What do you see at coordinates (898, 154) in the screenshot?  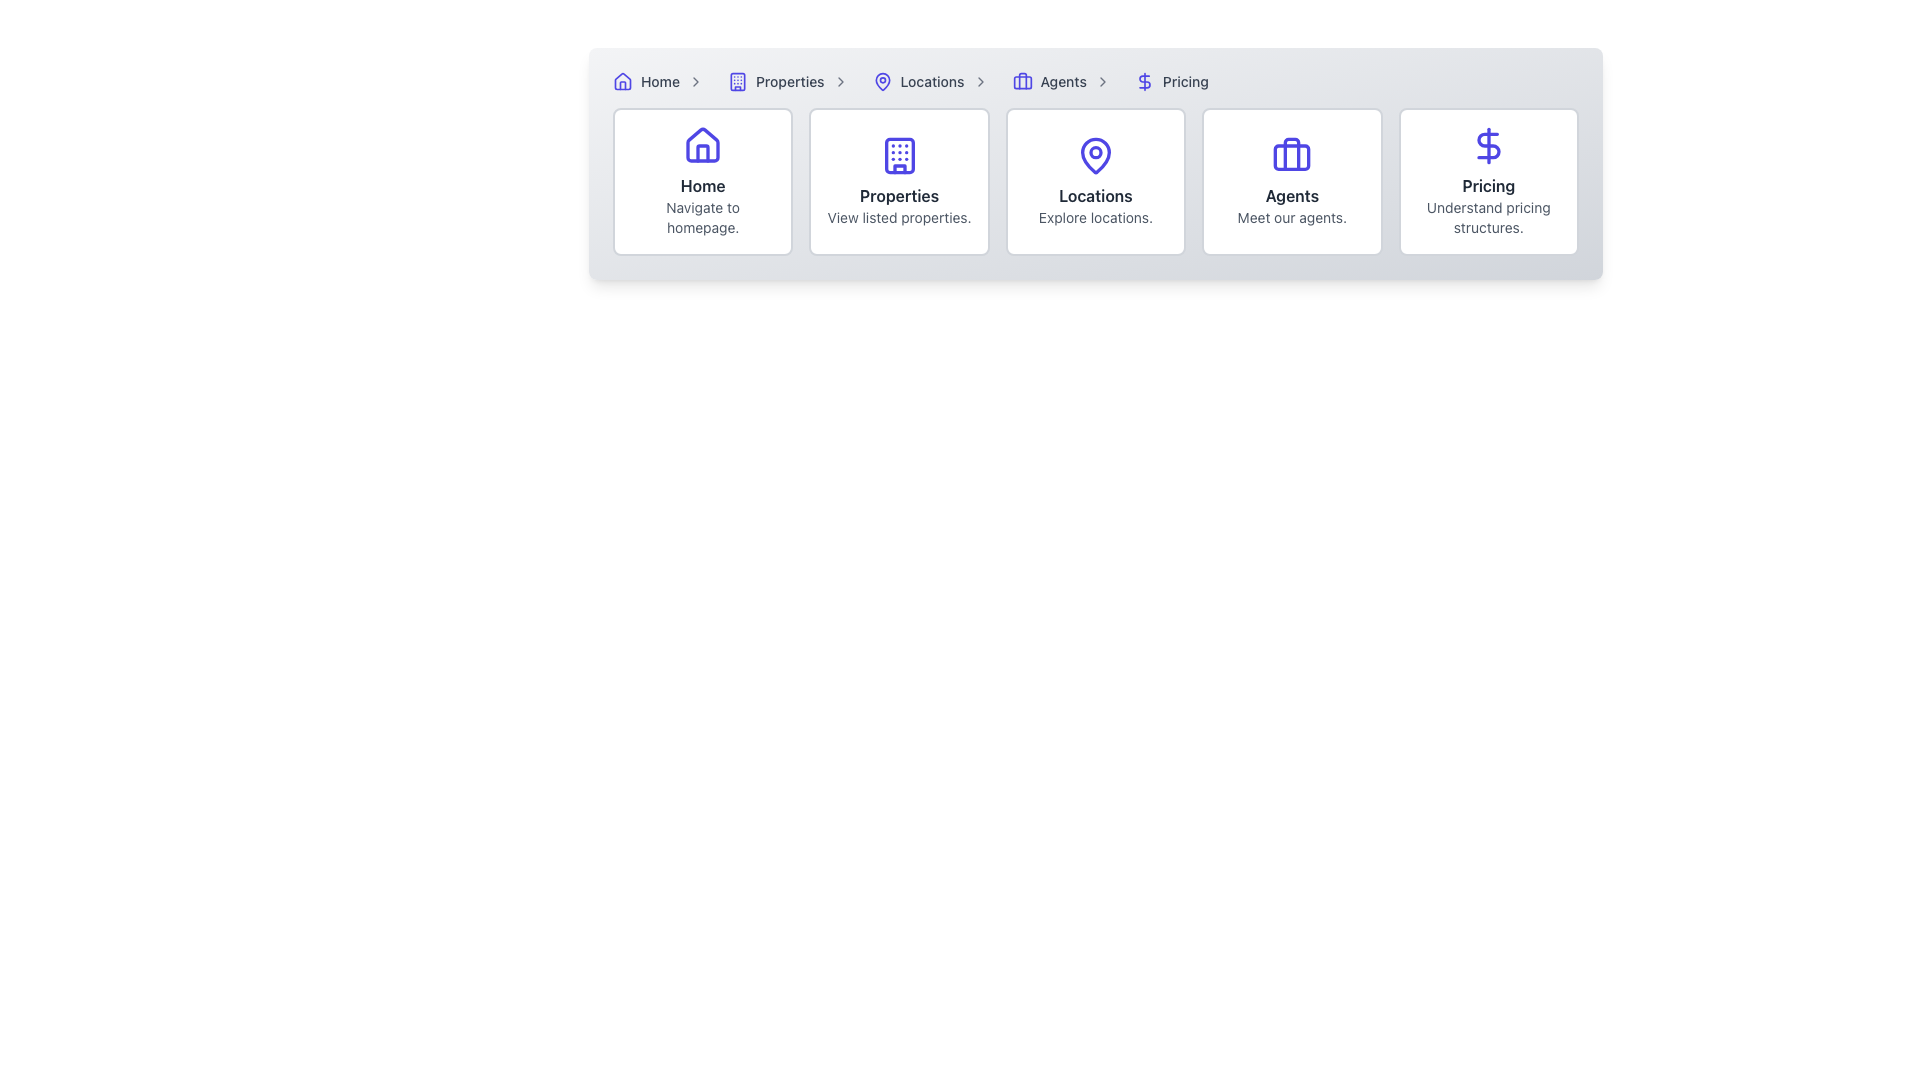 I see `the building icon element located in the navigation bar, which is above the 'Properties' label and symbolizes real estate` at bounding box center [898, 154].